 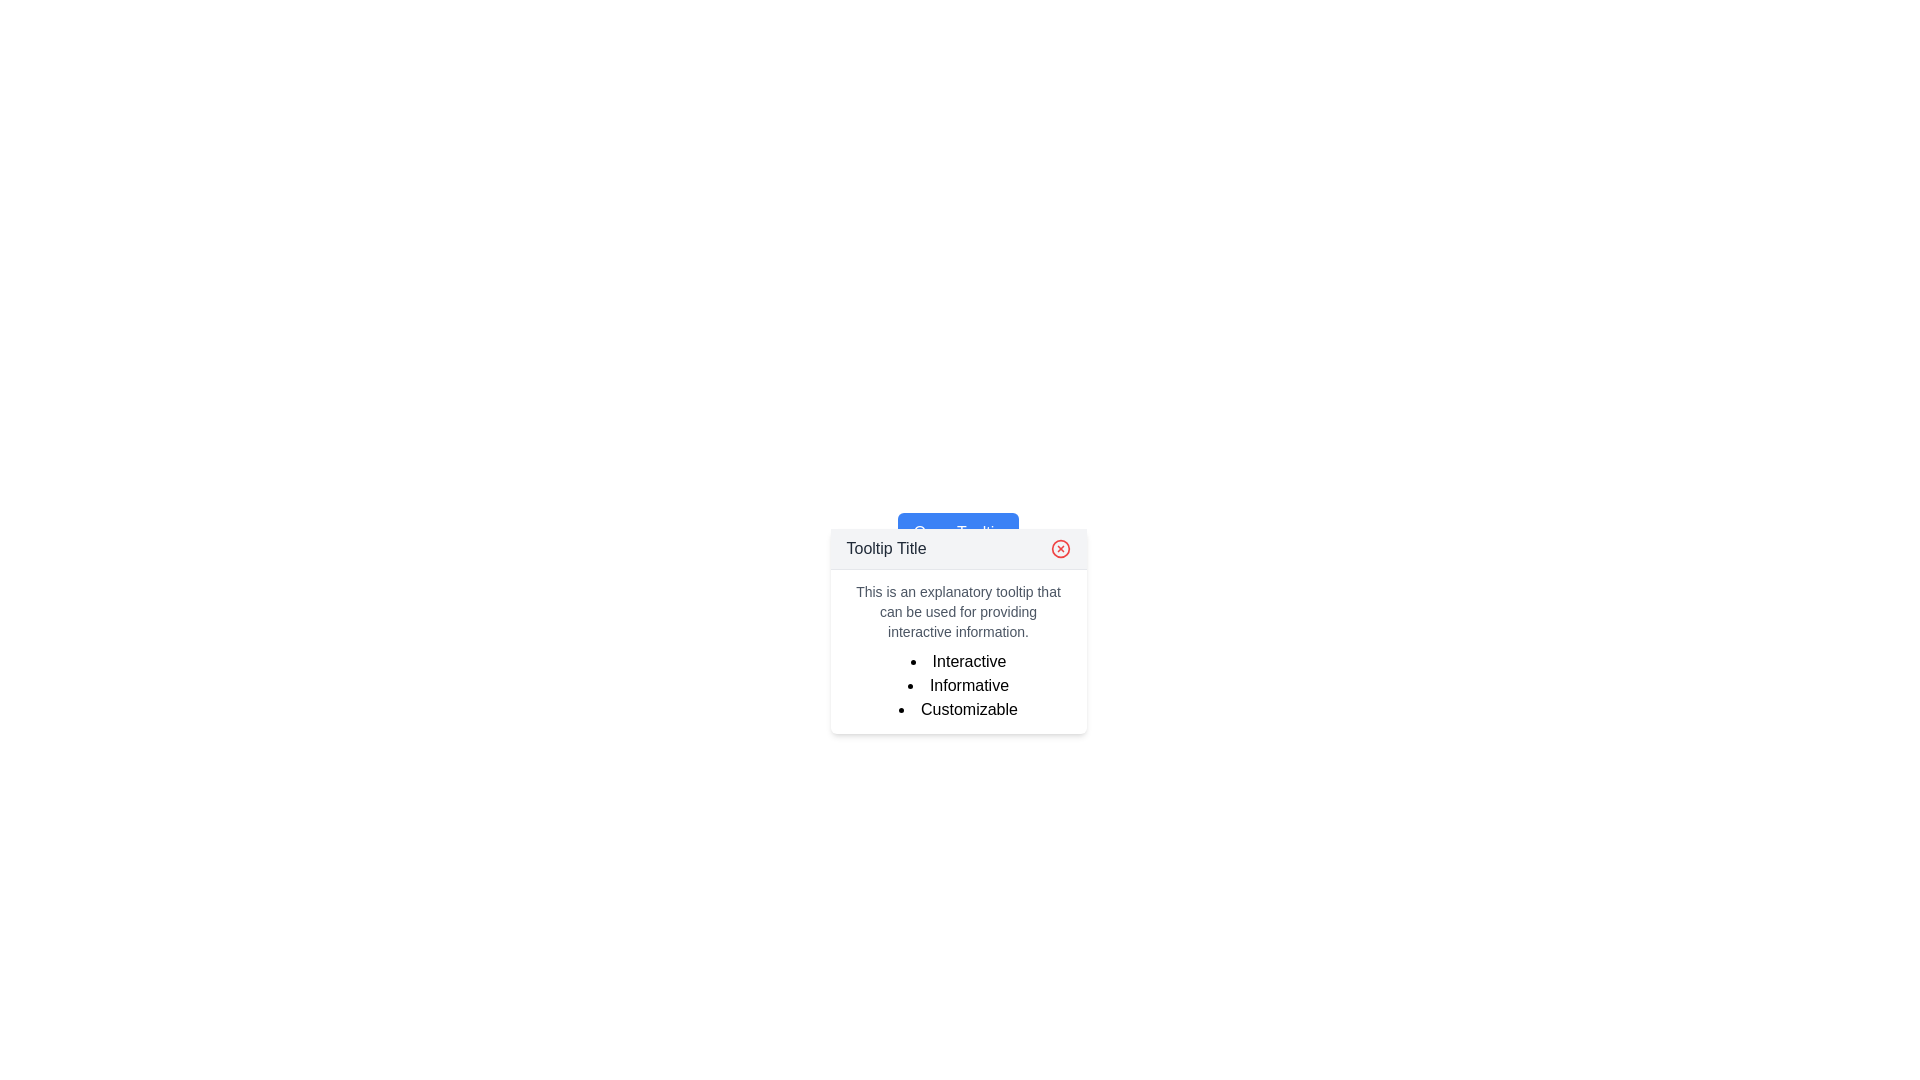 What do you see at coordinates (957, 631) in the screenshot?
I see `the tooltip that provides additional information to users, positioned slightly below the 'Open Tooltip' button` at bounding box center [957, 631].